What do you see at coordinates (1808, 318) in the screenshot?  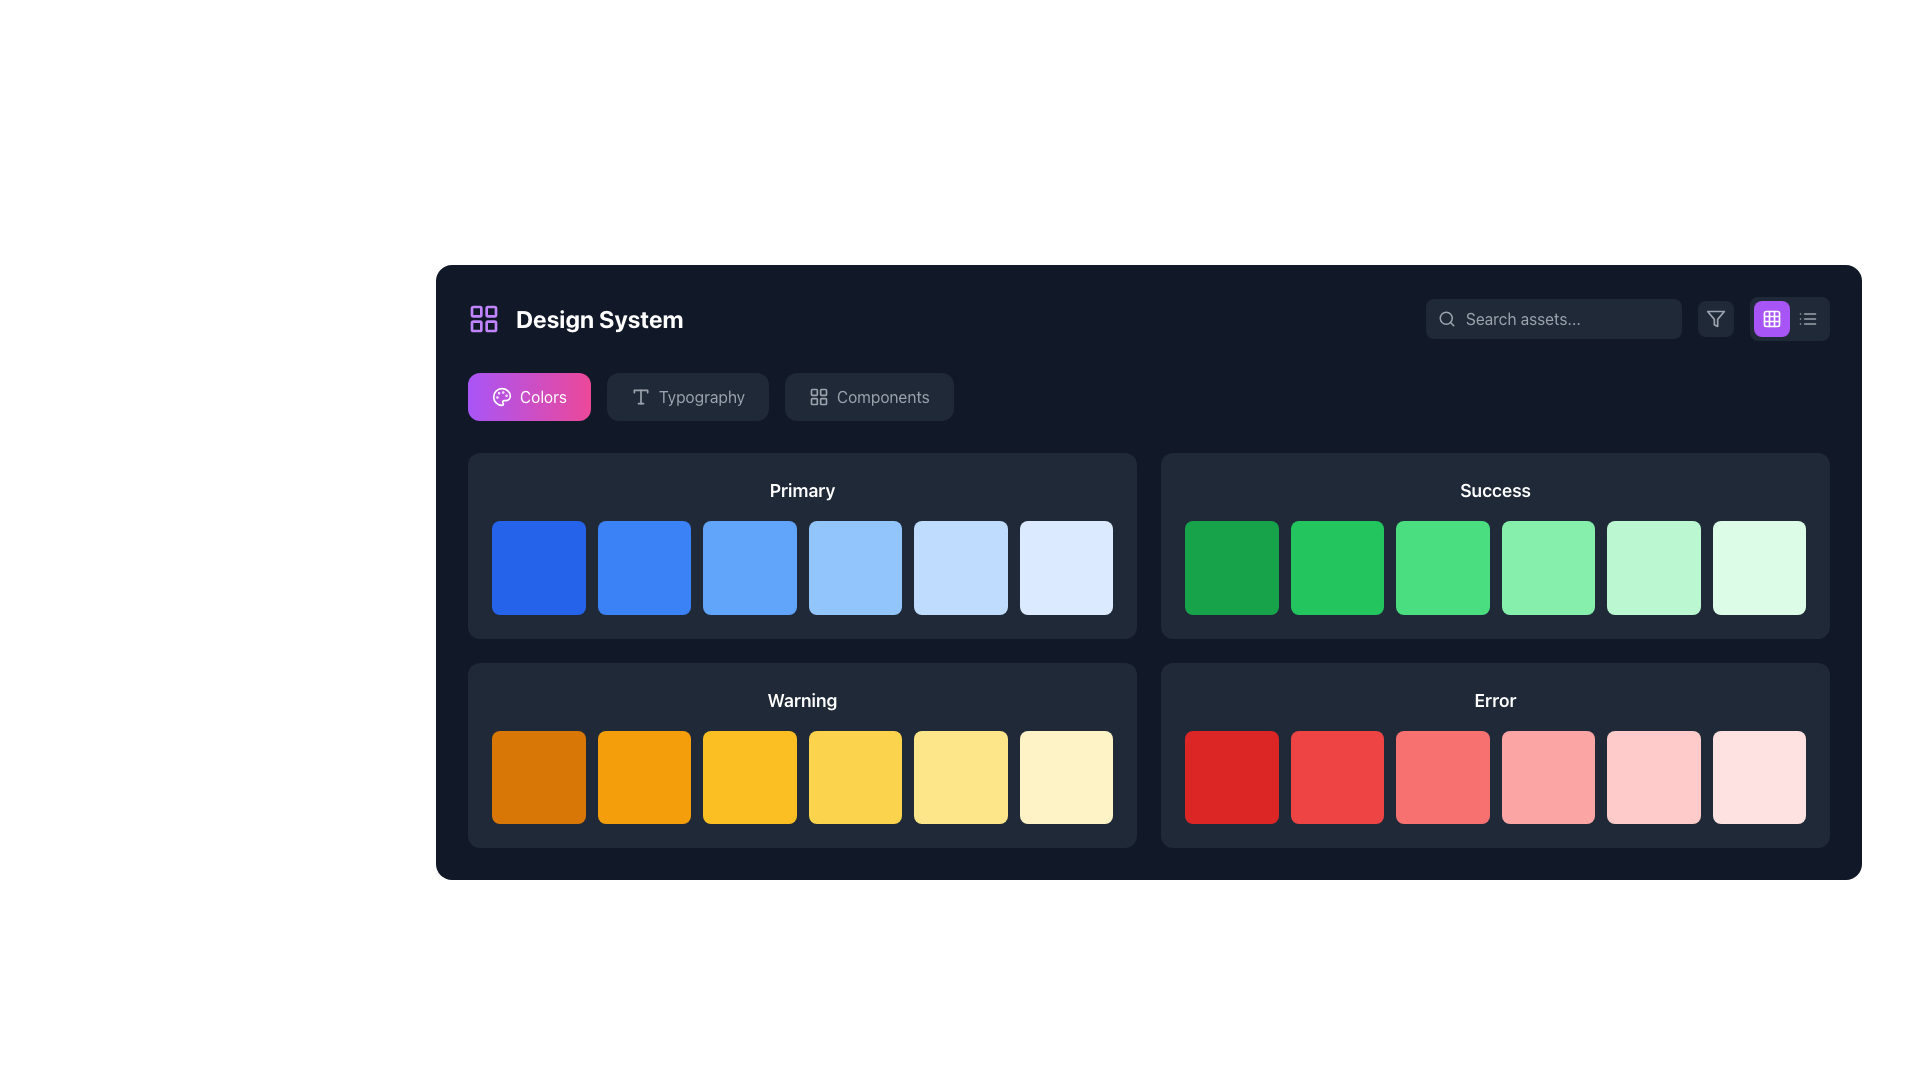 I see `the small gray button with rounded corners that contains a light gray list icon` at bounding box center [1808, 318].